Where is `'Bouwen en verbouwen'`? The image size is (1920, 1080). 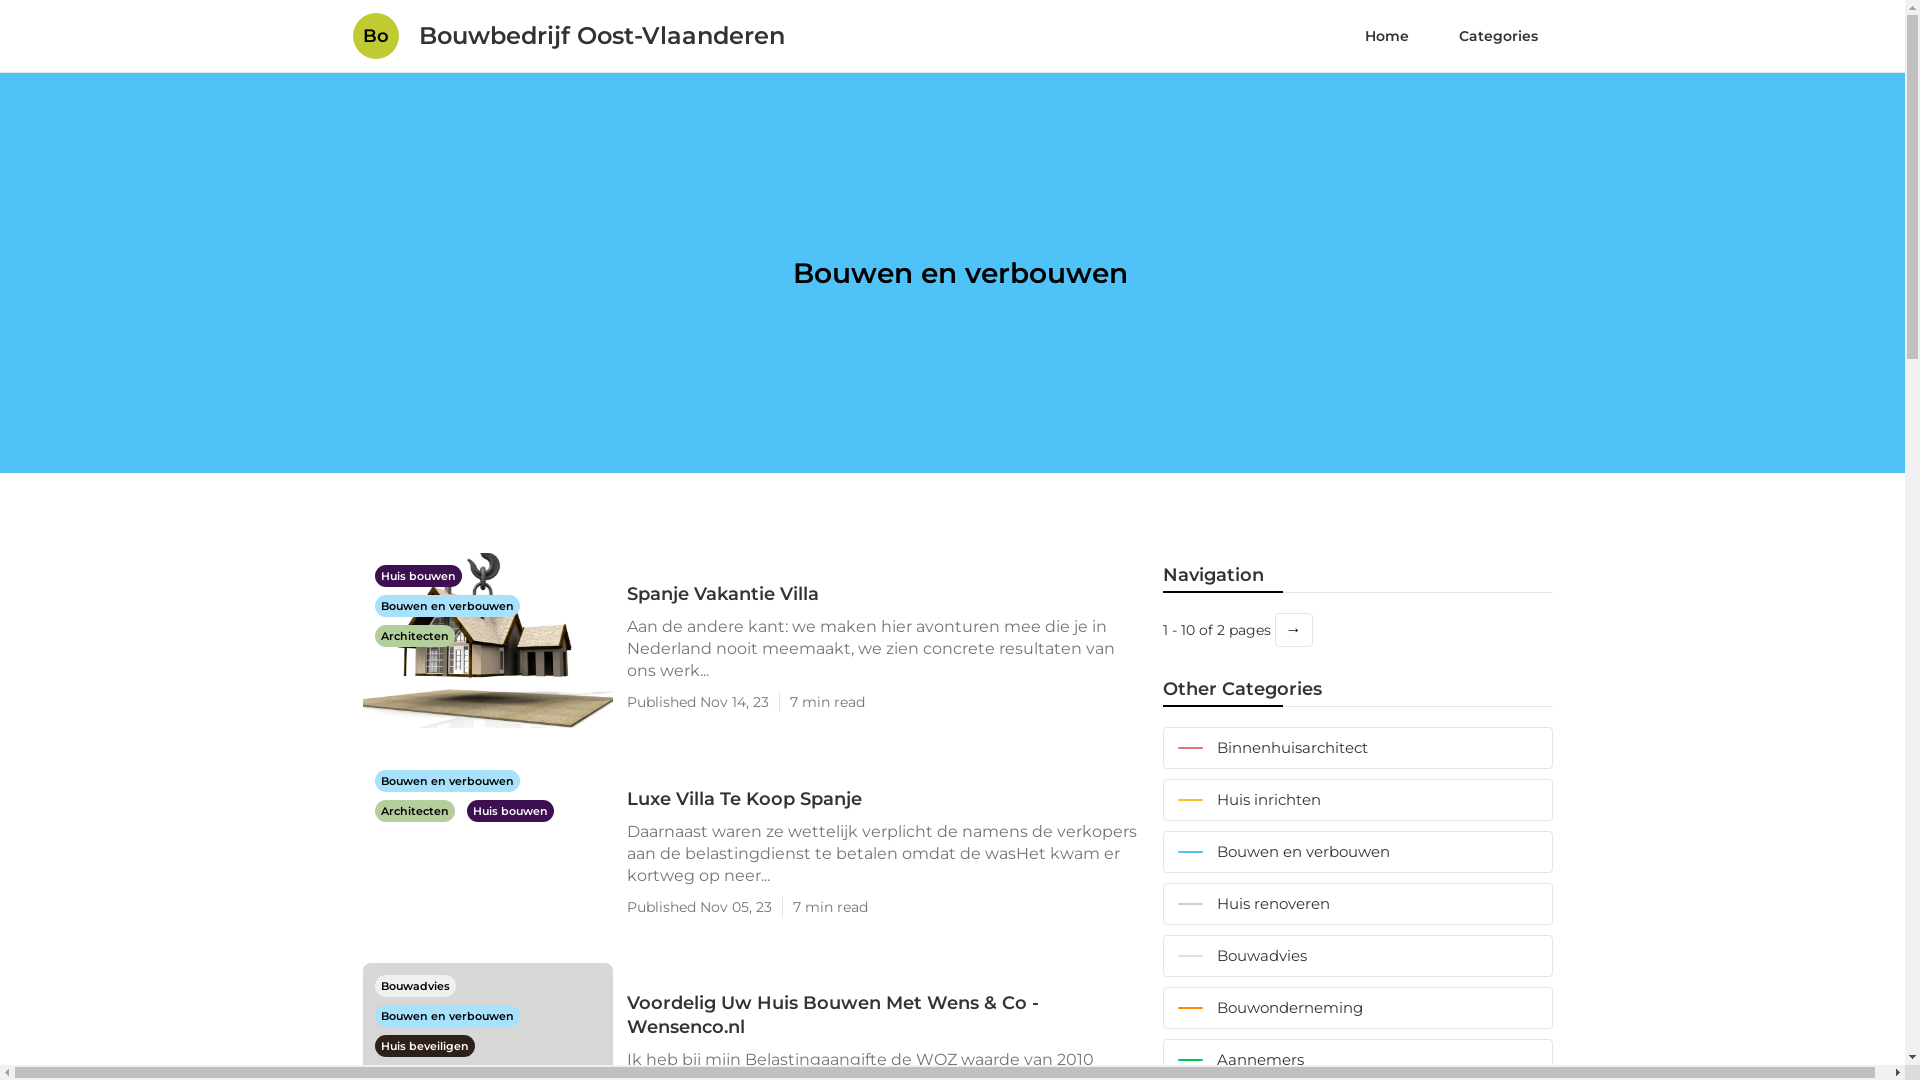
'Bouwen en verbouwen' is located at coordinates (445, 604).